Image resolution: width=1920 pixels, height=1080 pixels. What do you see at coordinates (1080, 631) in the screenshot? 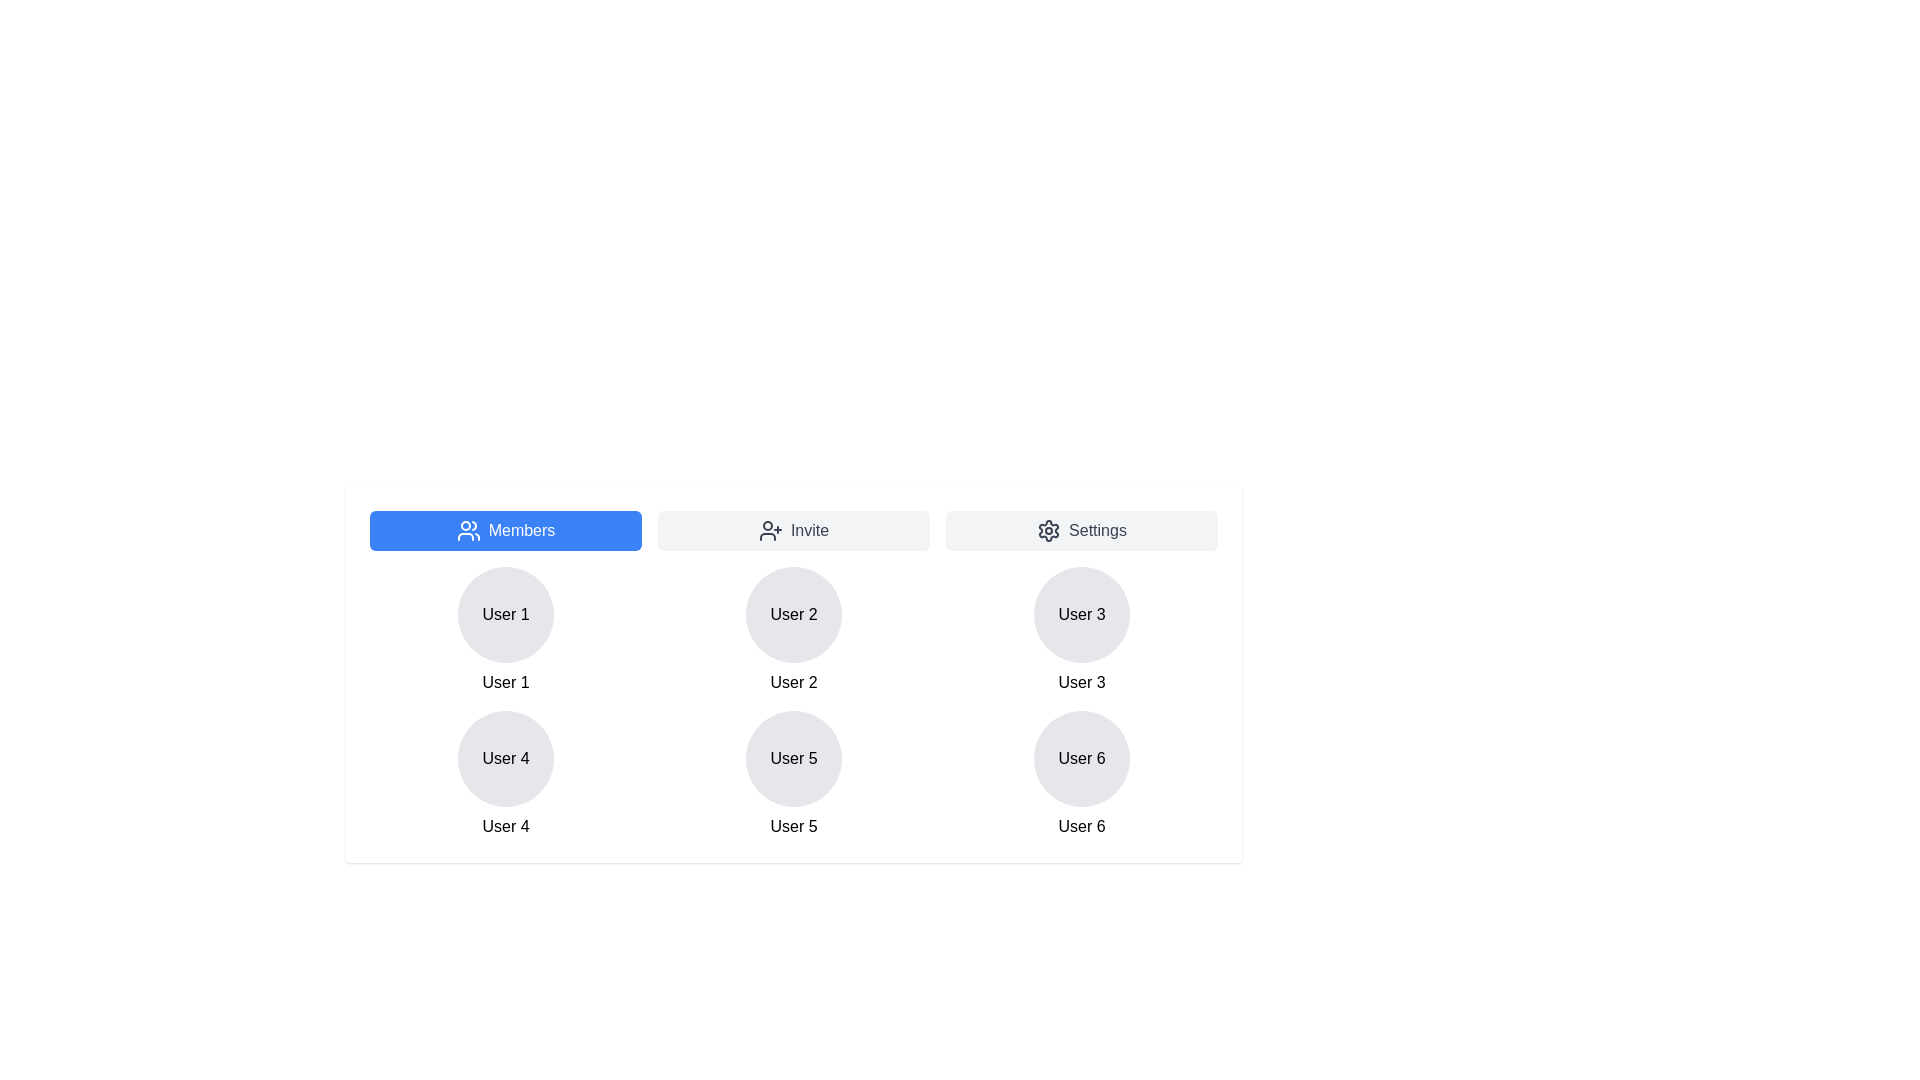
I see `the User profile display element, which features a circular avatar with a light gray background and the text 'User 3' centered within it, located in the top-right section of the grid layout` at bounding box center [1080, 631].